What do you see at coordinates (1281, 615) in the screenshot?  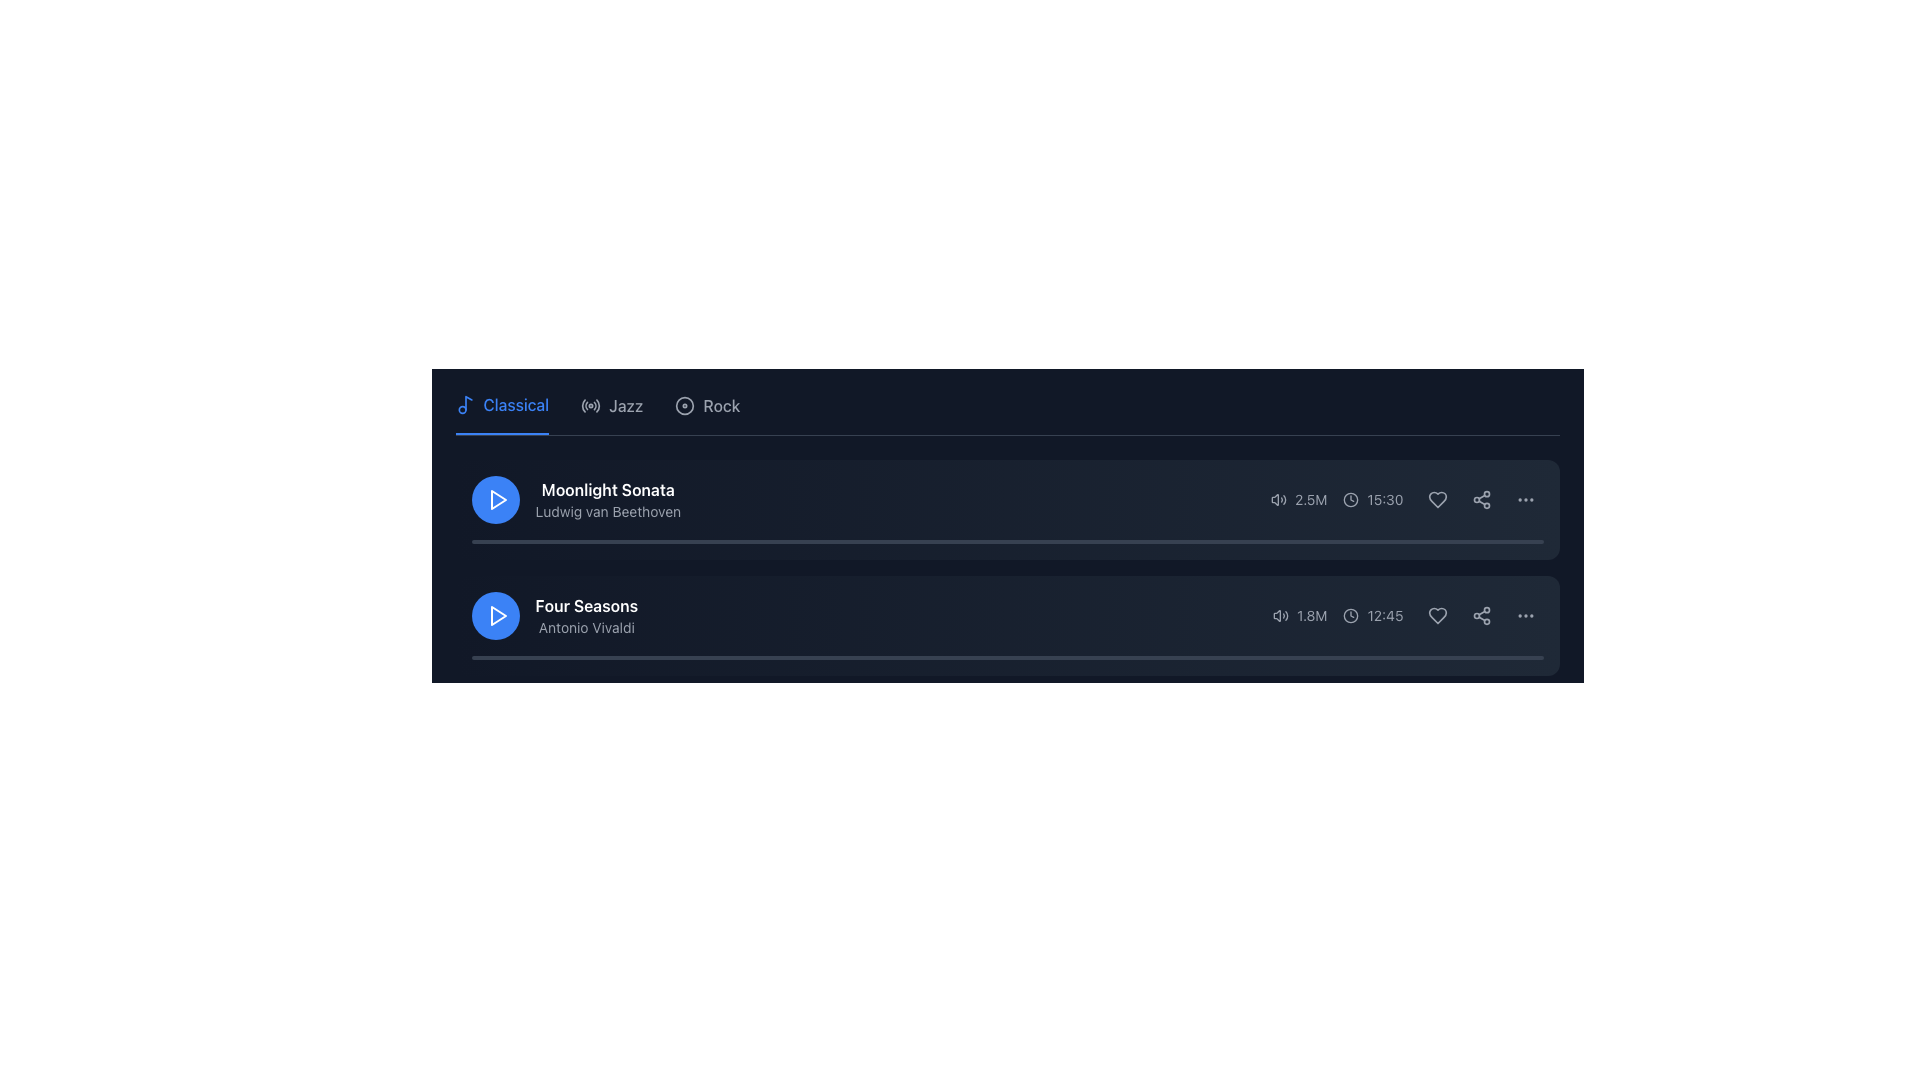 I see `the gray SVG-based speaker icon emitting sound waves, which is the first icon to the left of the '1.8M' text in the play-related info for the second audio track` at bounding box center [1281, 615].